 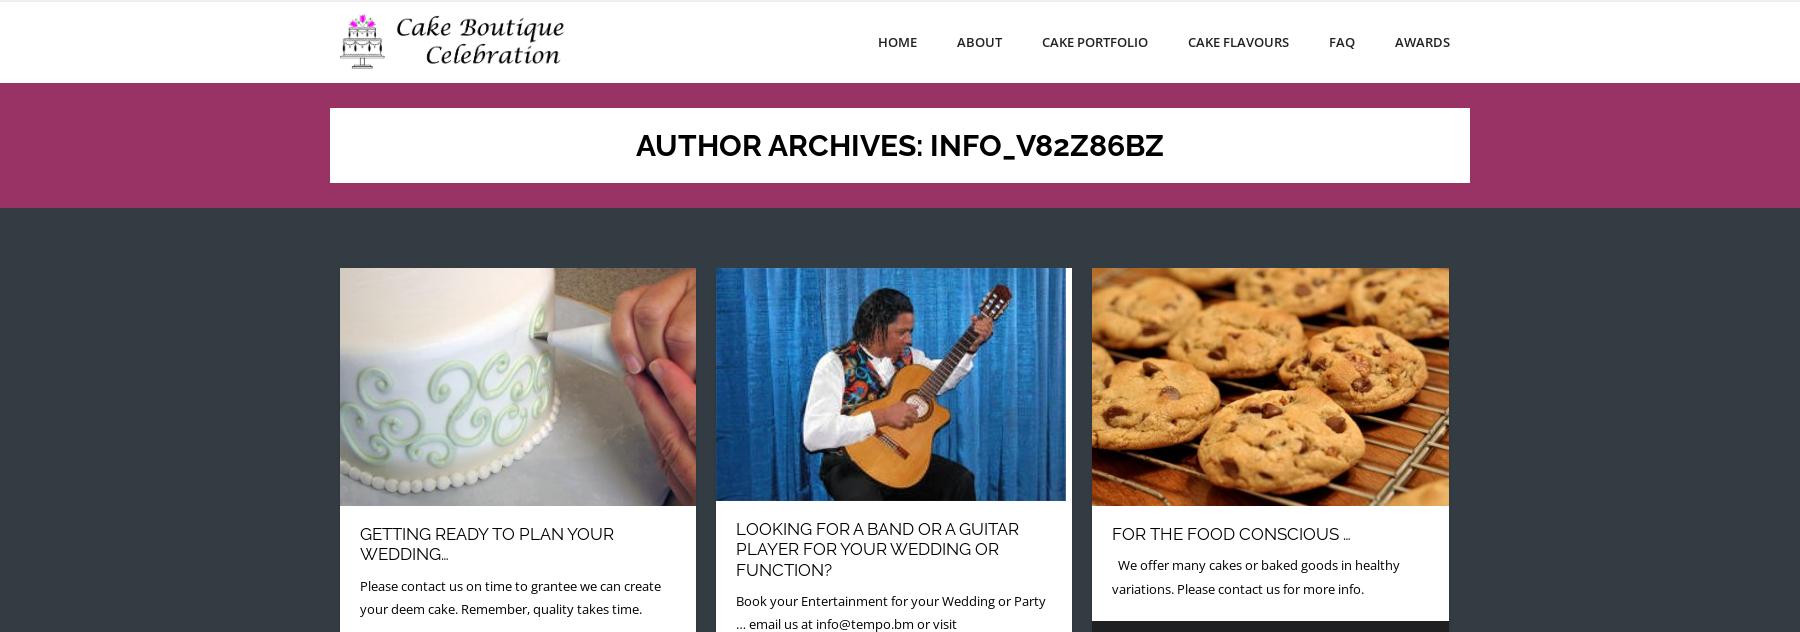 What do you see at coordinates (1421, 41) in the screenshot?
I see `'Awards'` at bounding box center [1421, 41].